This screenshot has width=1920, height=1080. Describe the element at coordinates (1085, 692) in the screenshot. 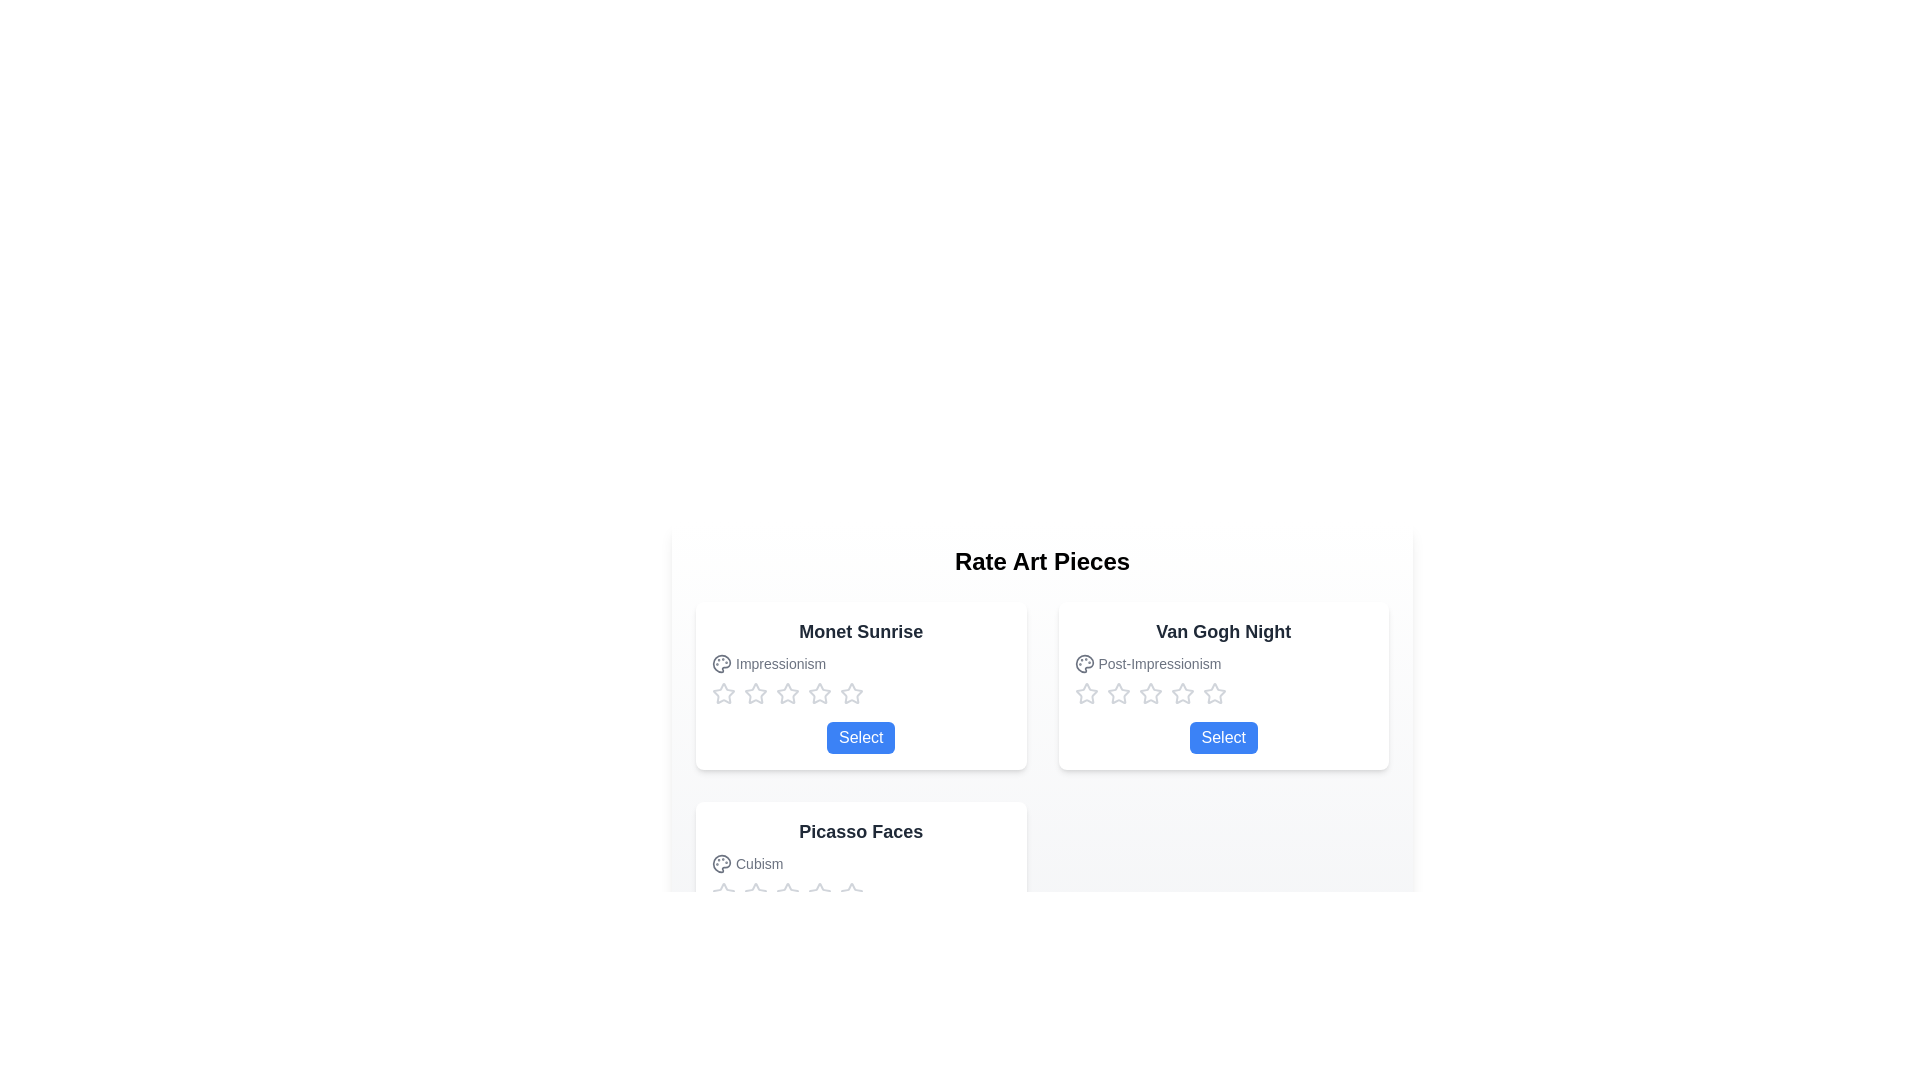

I see `the first star-shaped rating icon in the 'Van Gogh Night' section` at that location.